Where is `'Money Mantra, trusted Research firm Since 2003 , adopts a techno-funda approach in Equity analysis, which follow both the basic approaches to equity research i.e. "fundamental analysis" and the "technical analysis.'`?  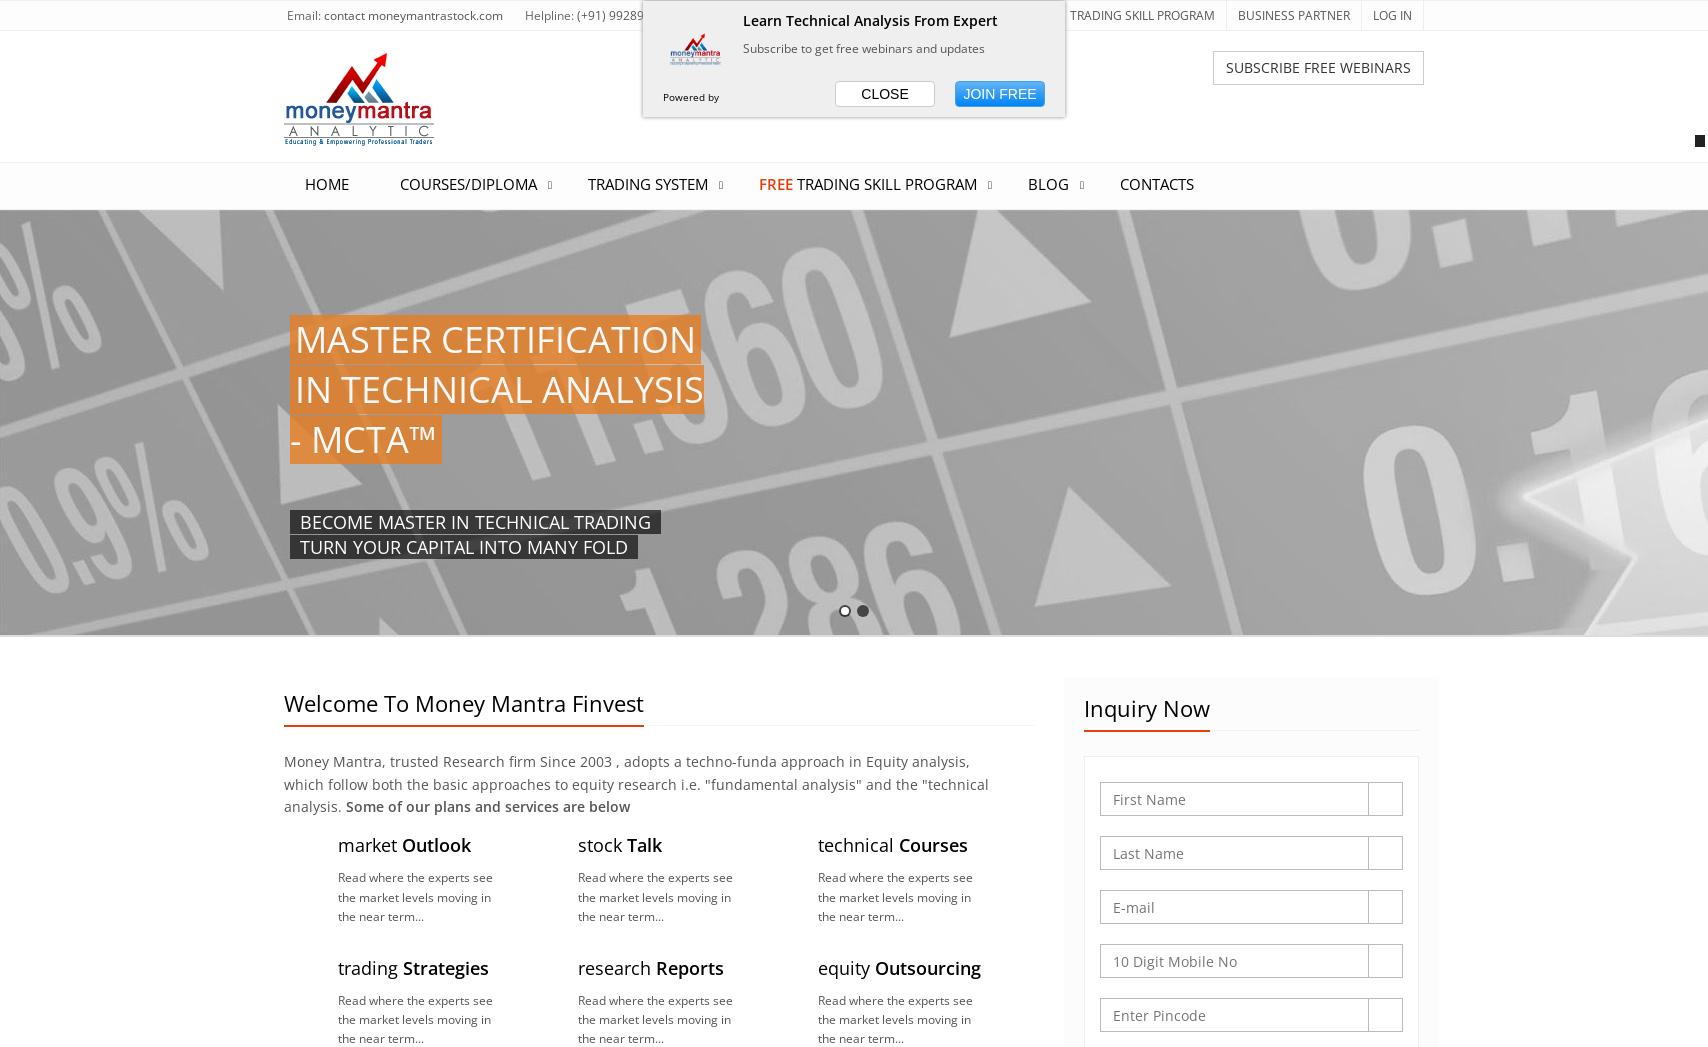
'Money Mantra, trusted Research firm Since 2003 , adopts a techno-funda approach in Equity analysis, which follow both the basic approaches to equity research i.e. "fundamental analysis" and the "technical analysis.' is located at coordinates (284, 782).